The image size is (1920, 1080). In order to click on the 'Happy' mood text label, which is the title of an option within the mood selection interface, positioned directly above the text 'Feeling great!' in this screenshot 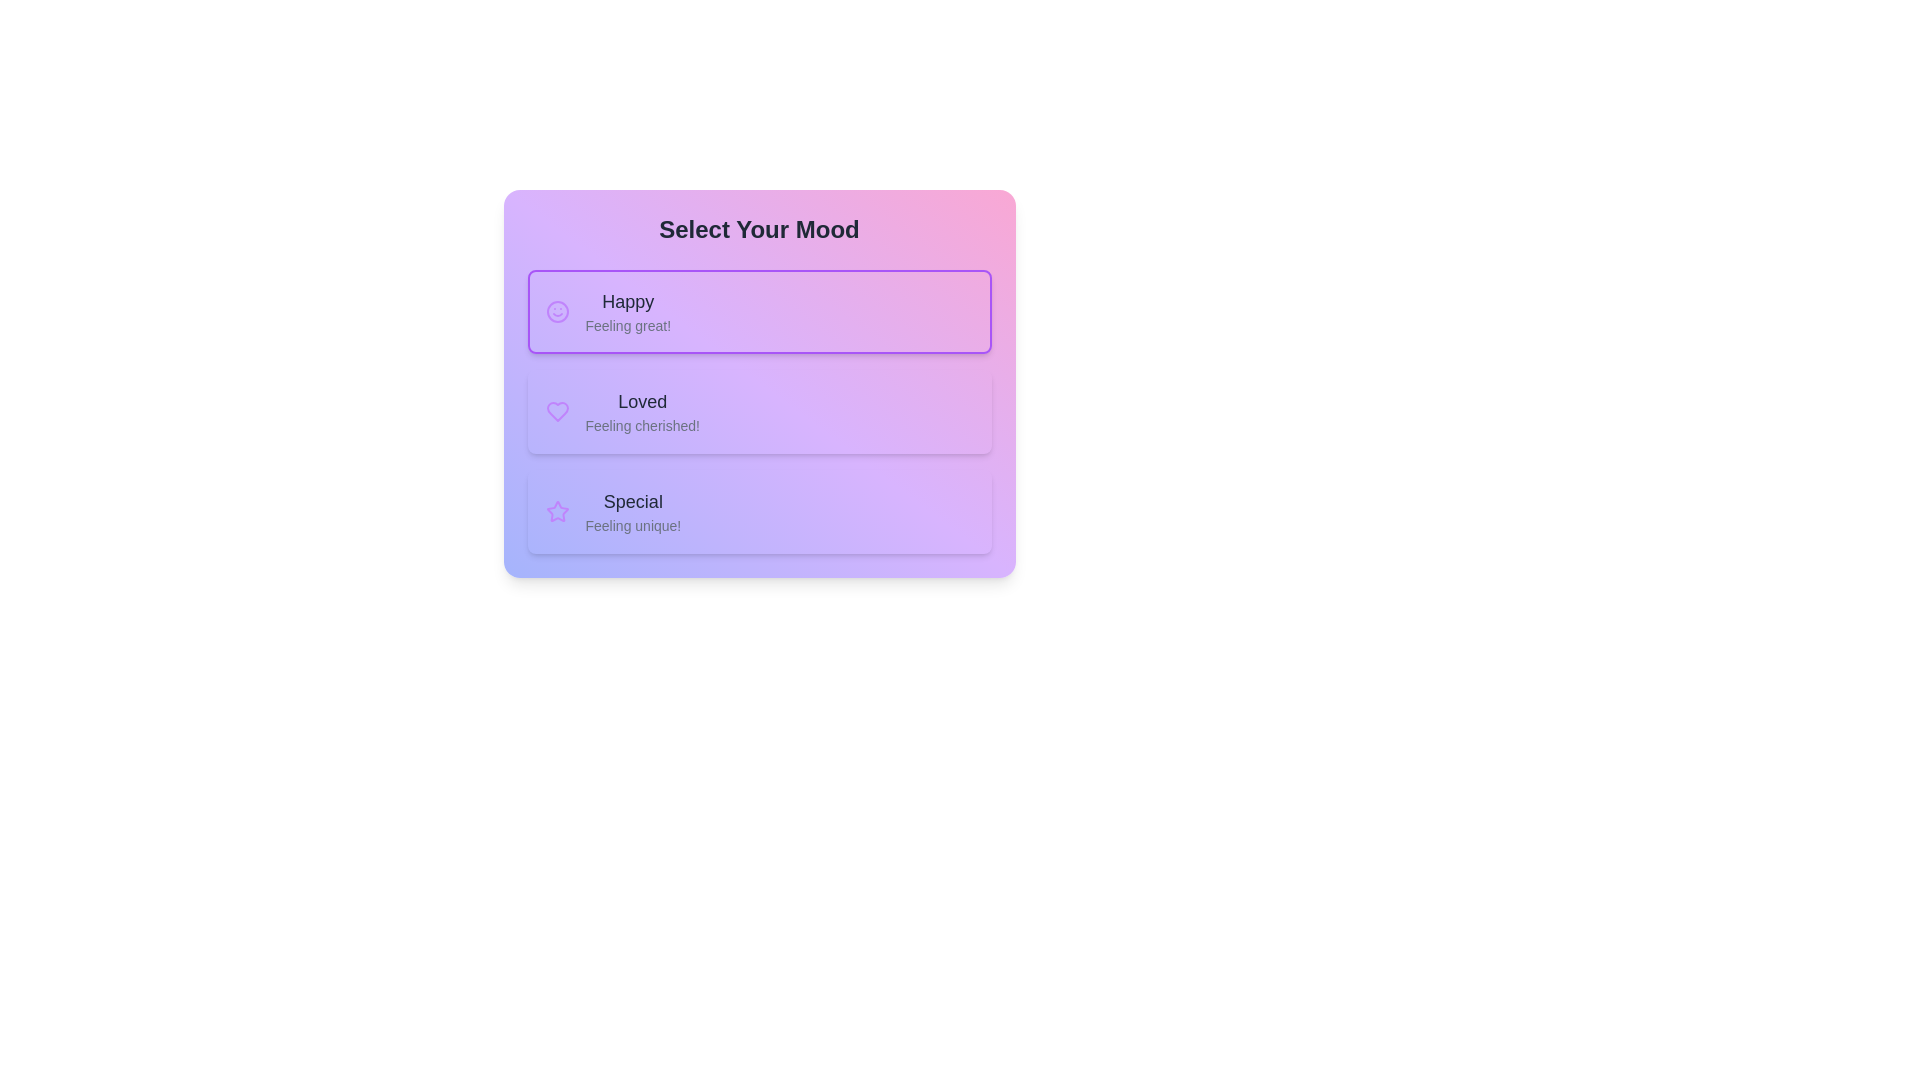, I will do `click(627, 301)`.